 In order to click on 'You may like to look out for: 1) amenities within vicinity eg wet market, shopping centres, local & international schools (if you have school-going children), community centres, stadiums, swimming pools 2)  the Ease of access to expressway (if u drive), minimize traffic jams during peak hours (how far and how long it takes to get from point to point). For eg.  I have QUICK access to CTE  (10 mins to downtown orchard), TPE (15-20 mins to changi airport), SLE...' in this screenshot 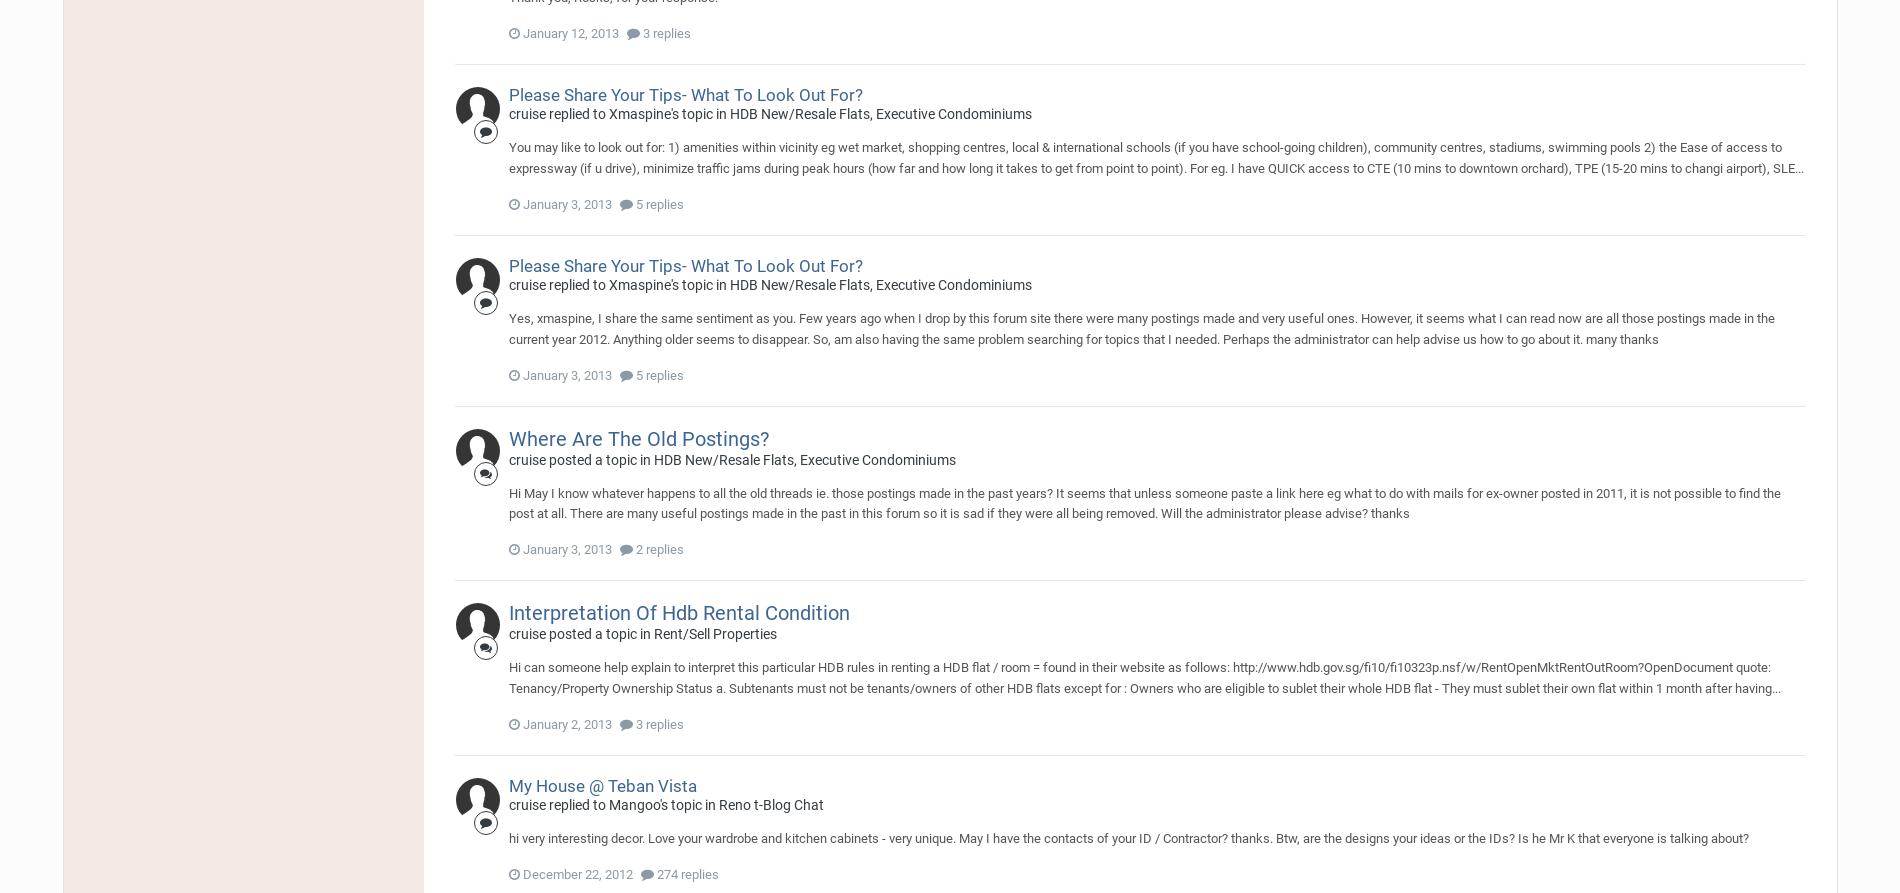, I will do `click(1155, 156)`.